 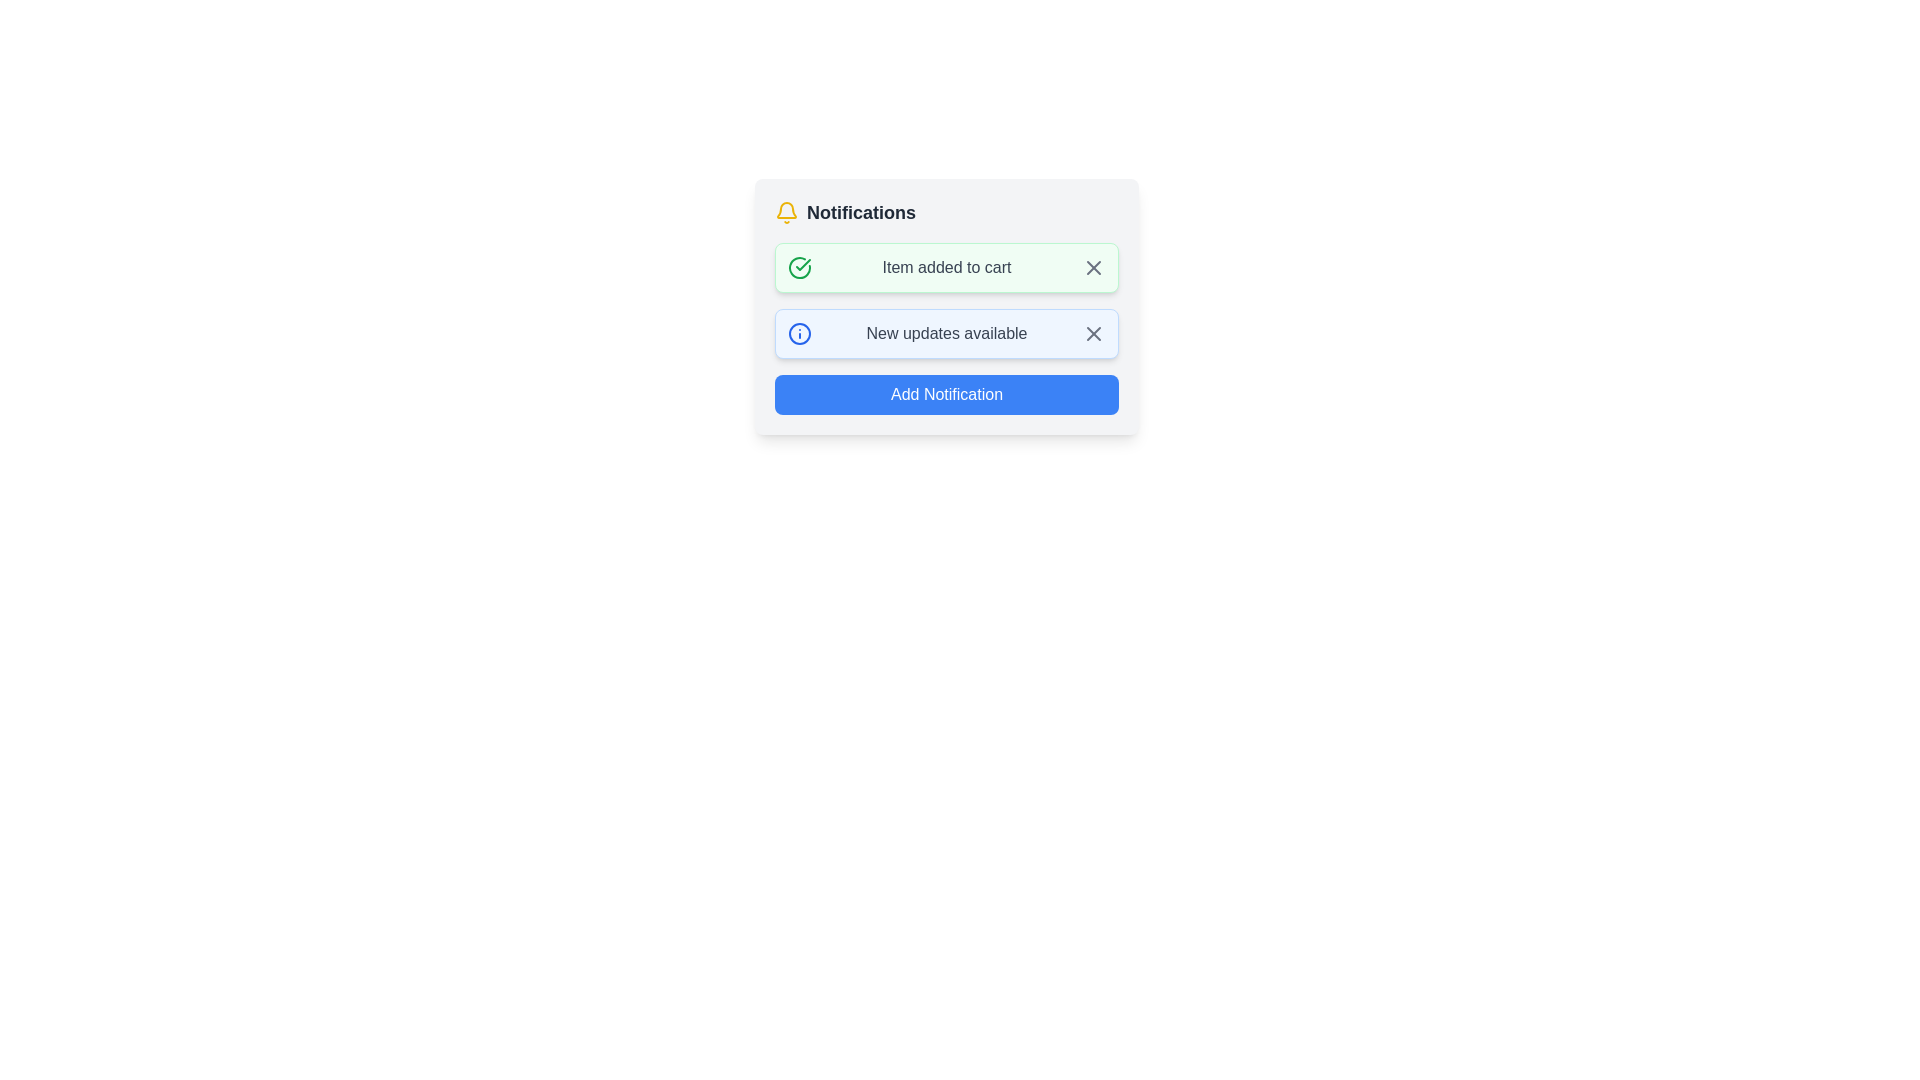 What do you see at coordinates (800, 333) in the screenshot?
I see `the circular info badge icon in vivid blue color located on the left side of the 'New updates available' notification card` at bounding box center [800, 333].